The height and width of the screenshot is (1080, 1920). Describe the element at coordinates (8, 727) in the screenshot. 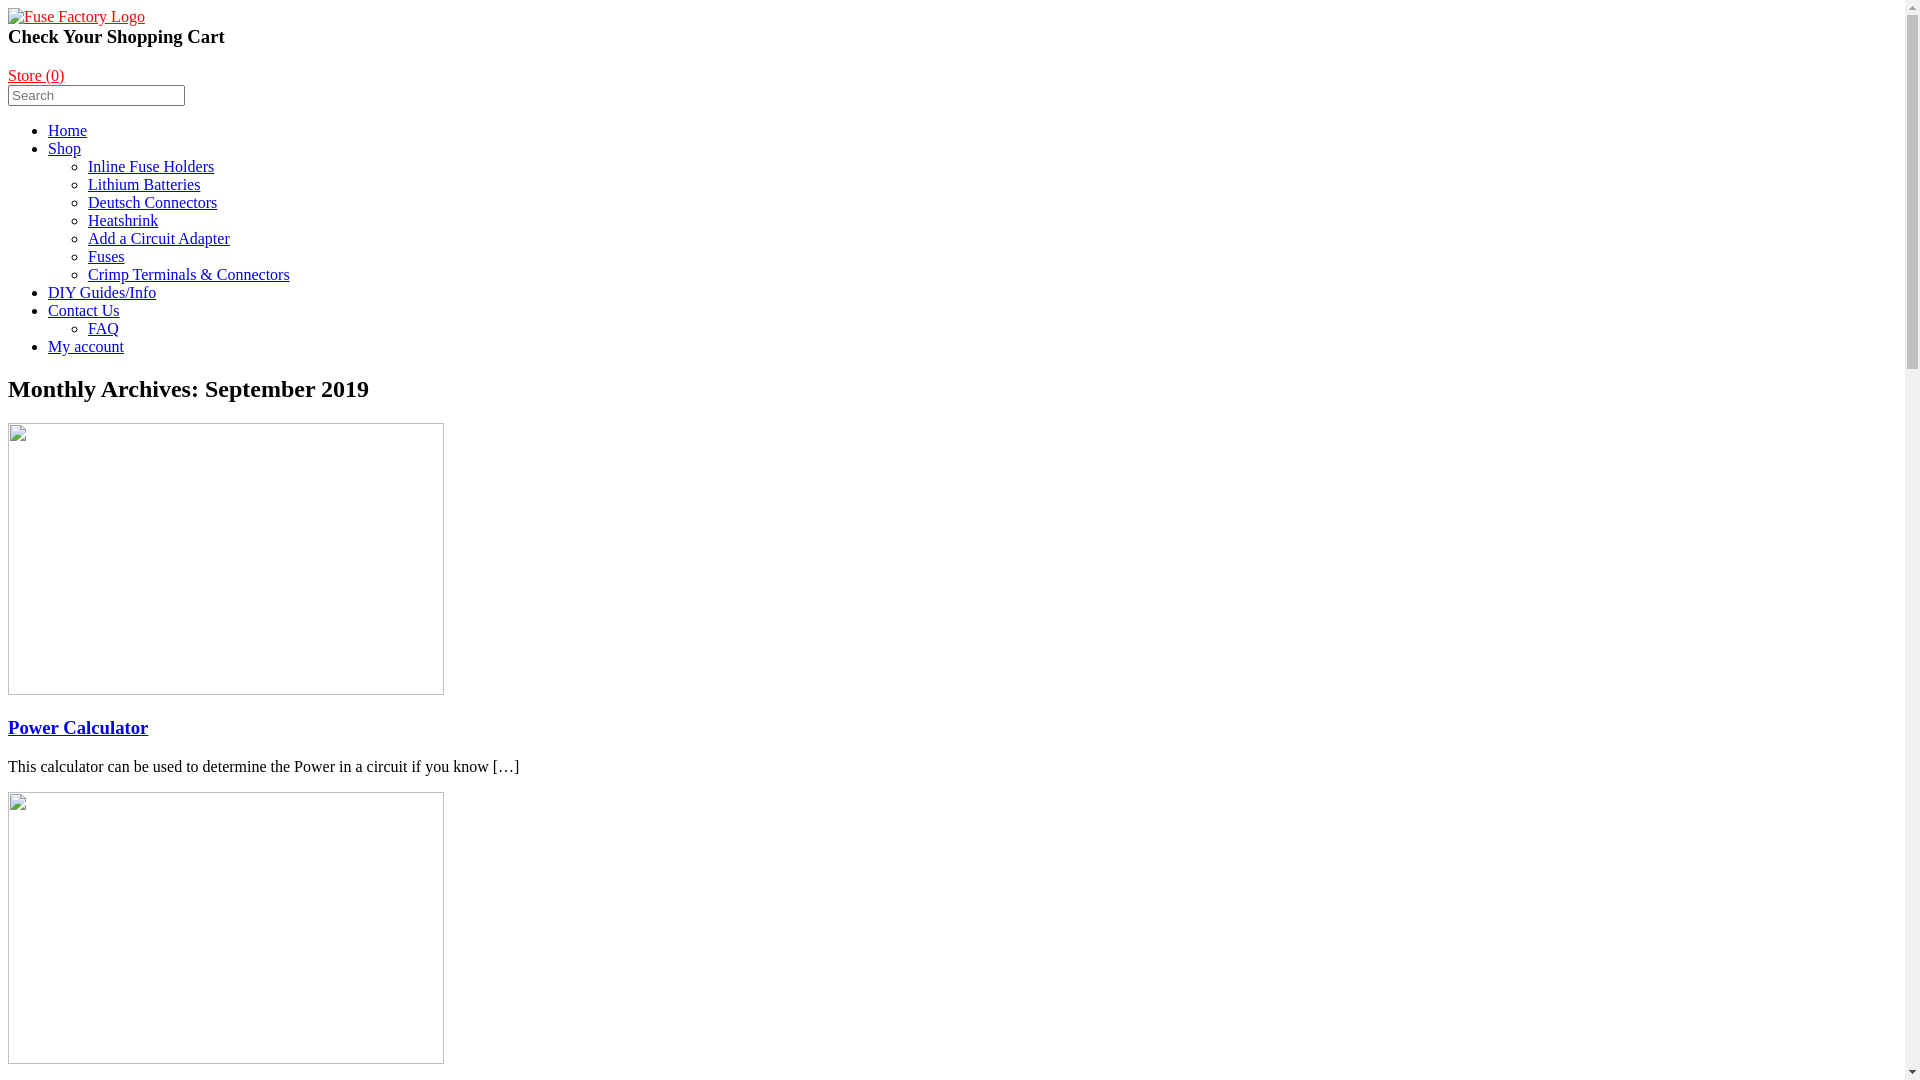

I see `'Power Calculator'` at that location.